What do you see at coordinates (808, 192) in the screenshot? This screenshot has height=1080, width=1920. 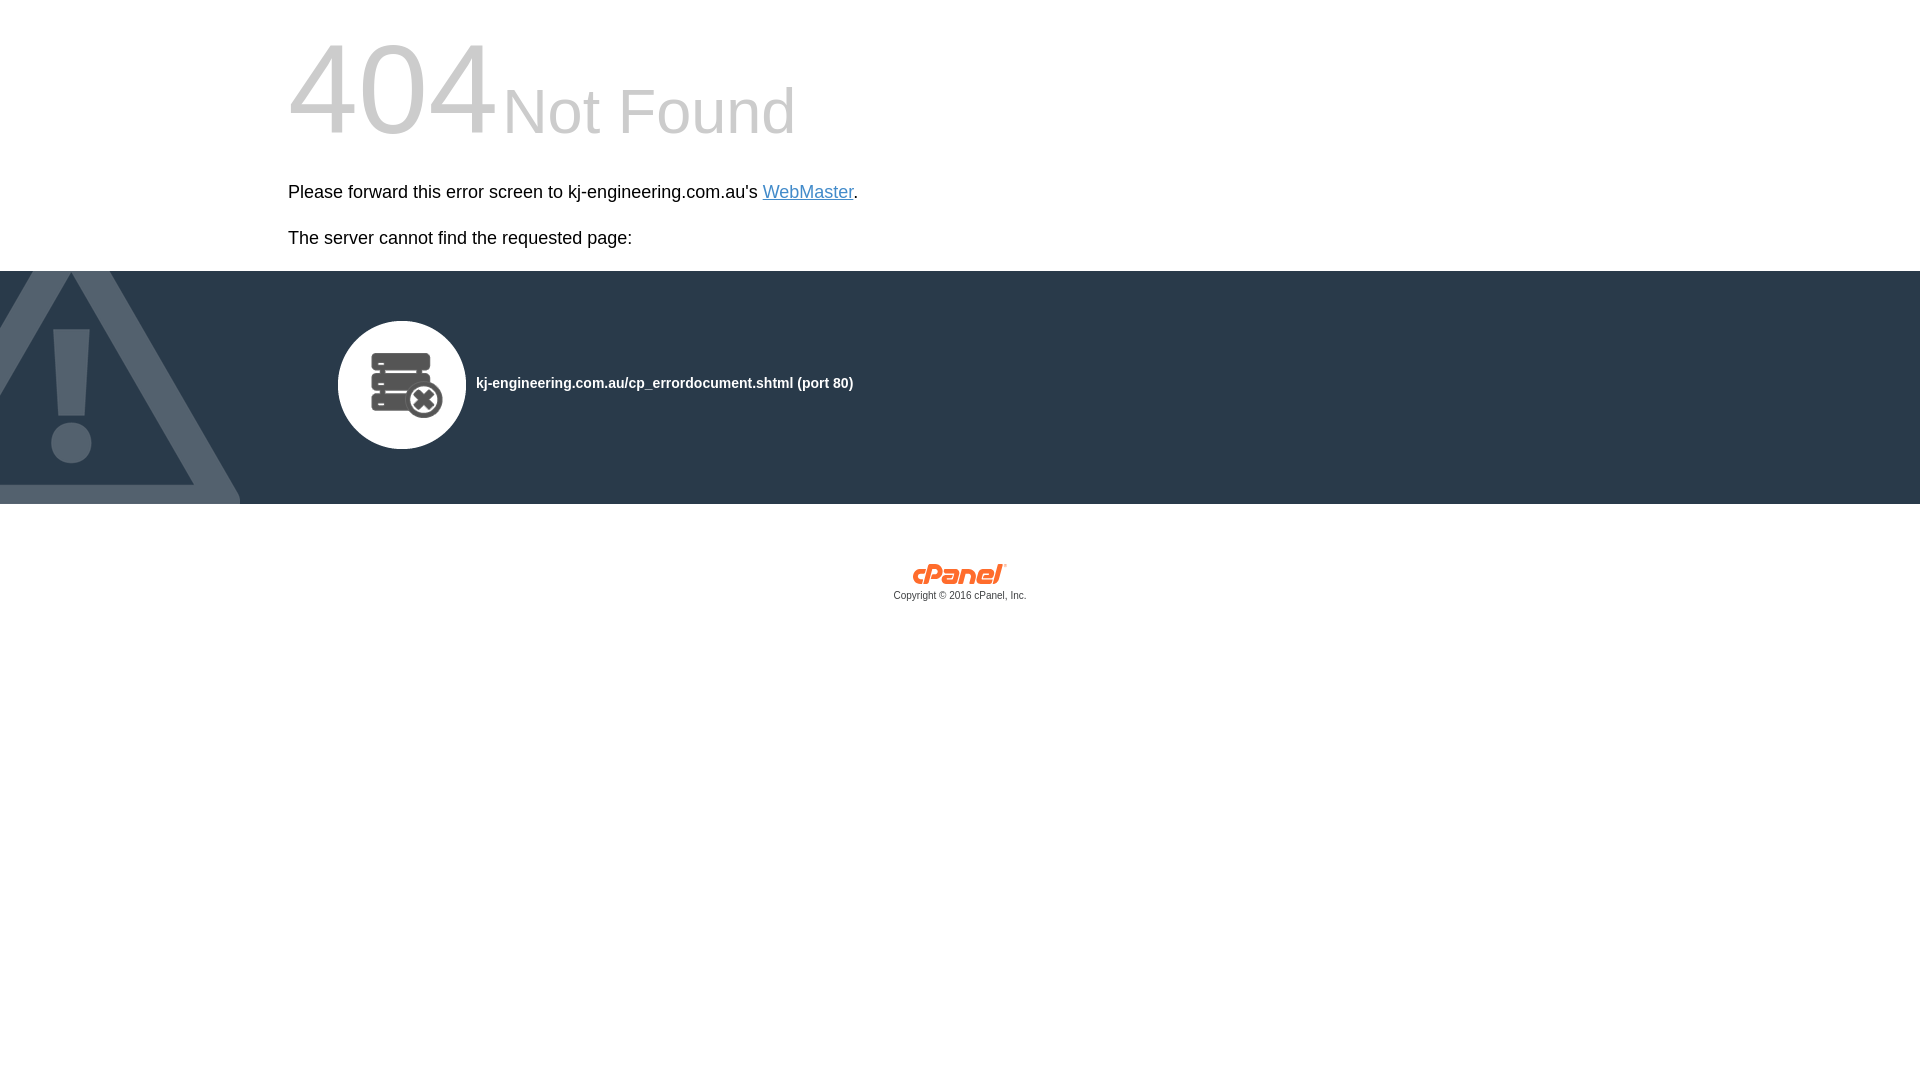 I see `'WebMaster'` at bounding box center [808, 192].